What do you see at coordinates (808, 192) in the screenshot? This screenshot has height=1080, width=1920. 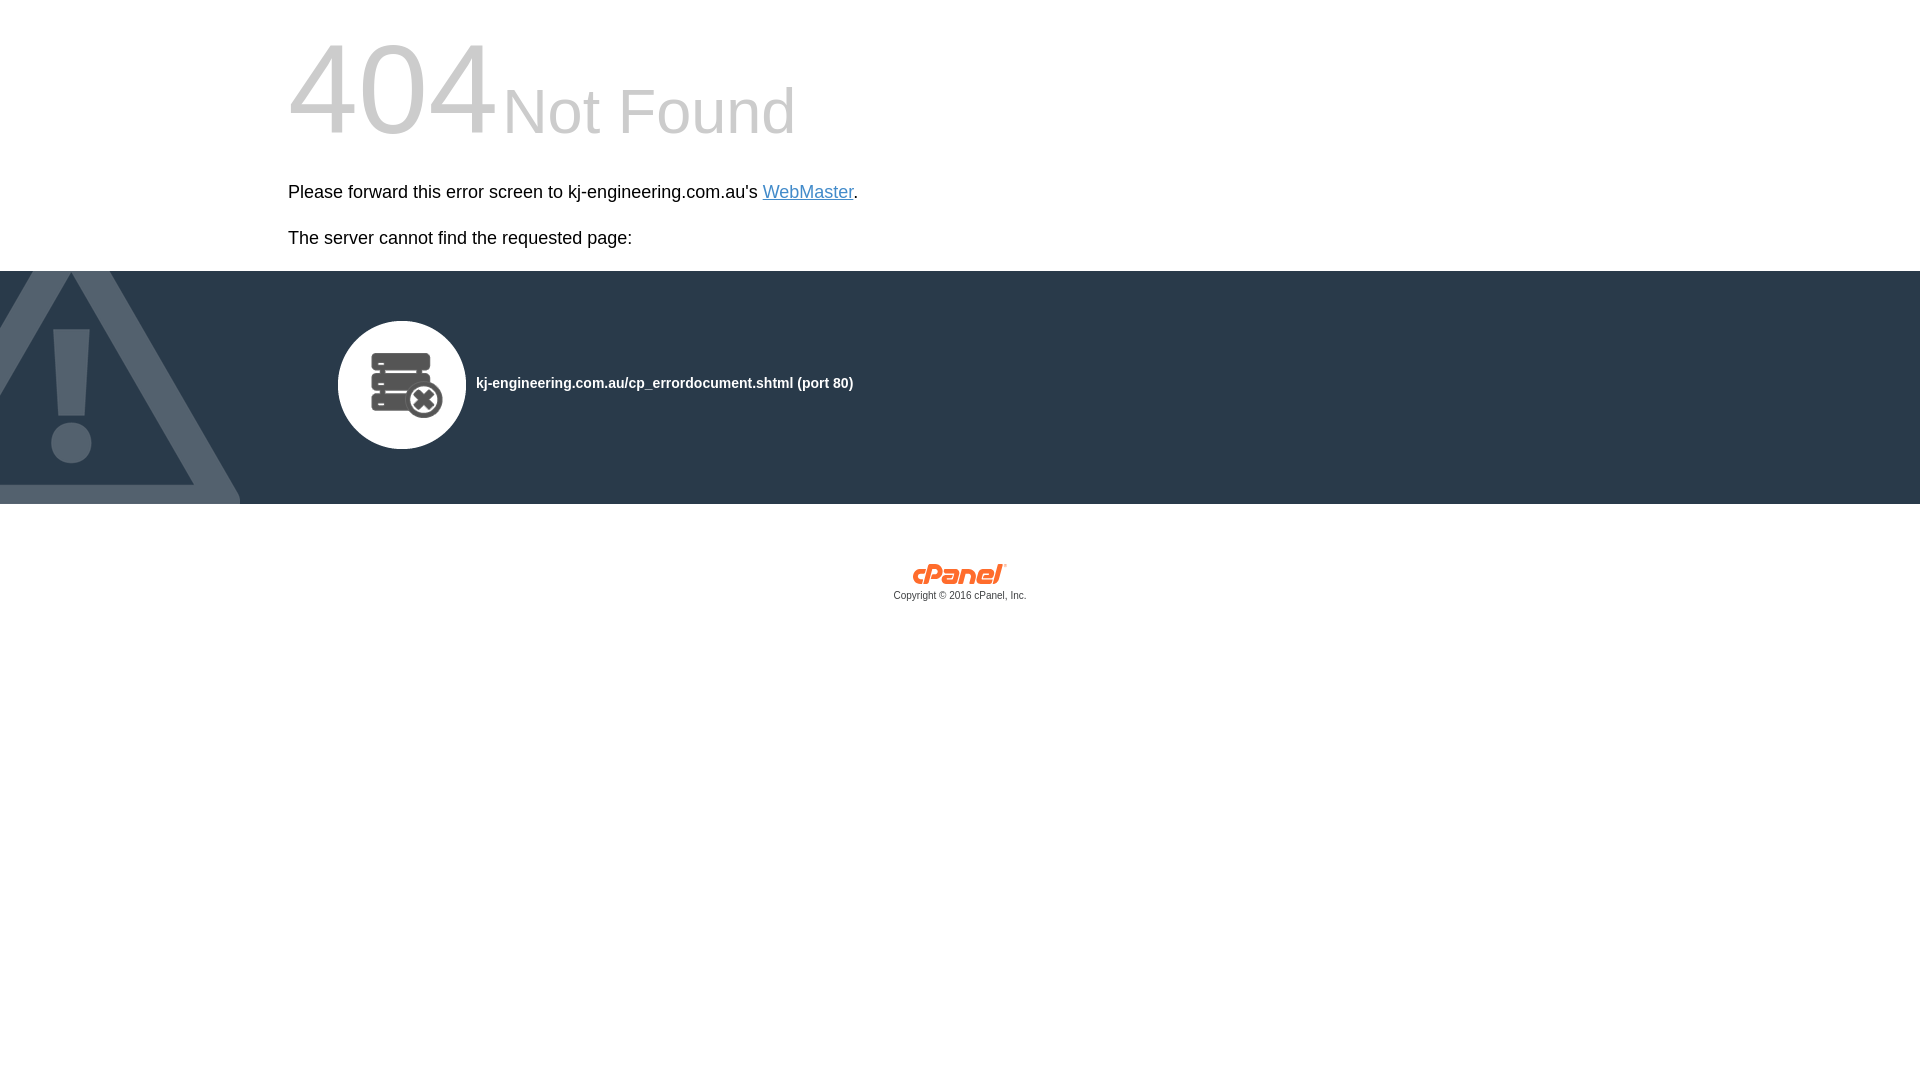 I see `'WebMaster'` at bounding box center [808, 192].